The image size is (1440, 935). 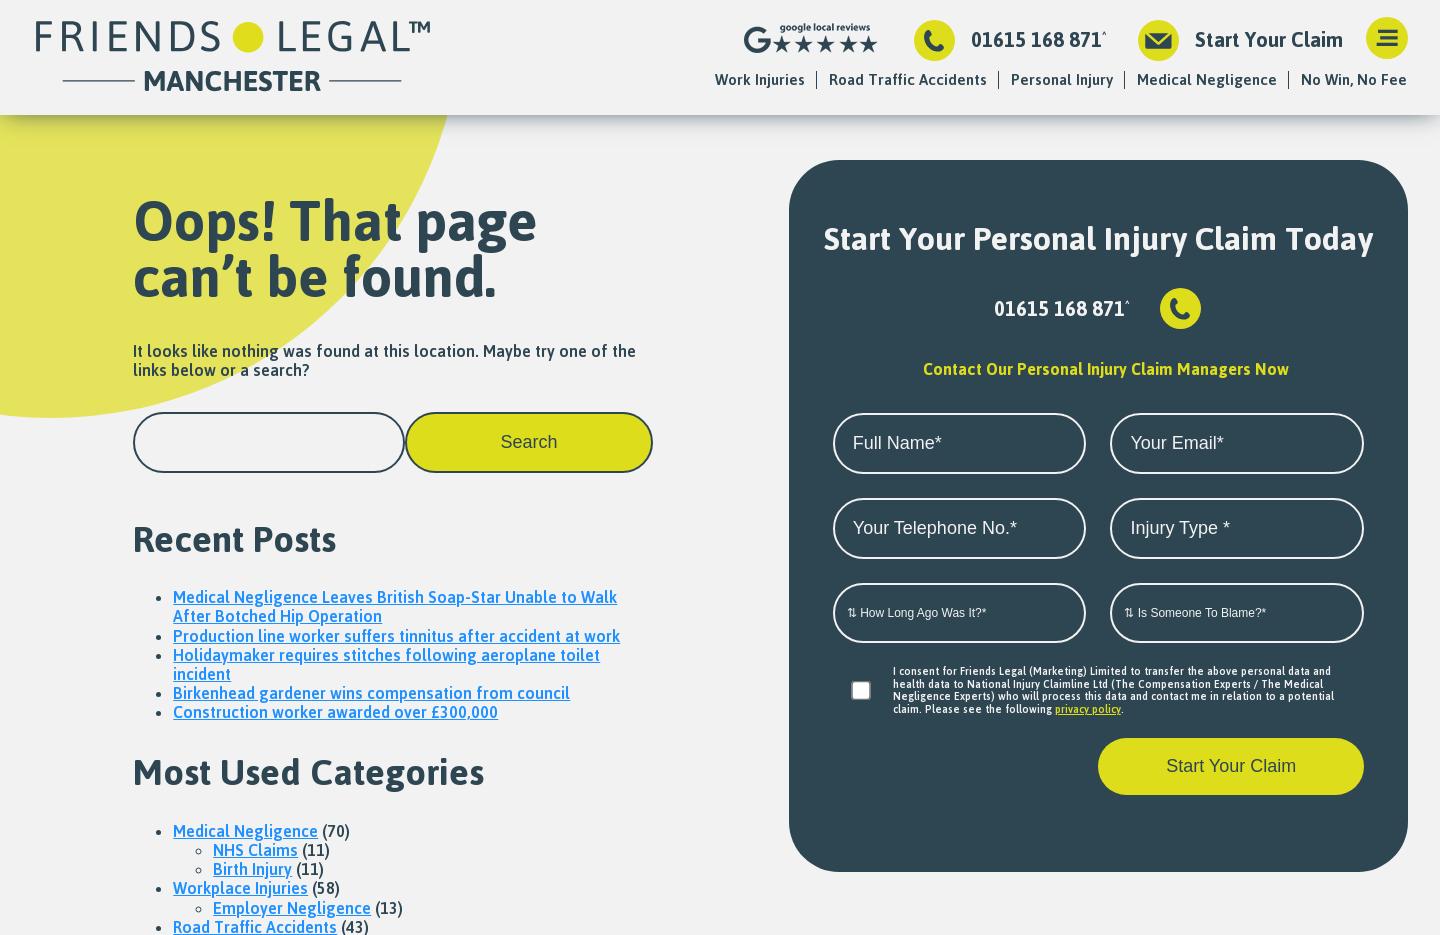 What do you see at coordinates (752, 334) in the screenshot?
I see `'Repetitive Strain Injury'` at bounding box center [752, 334].